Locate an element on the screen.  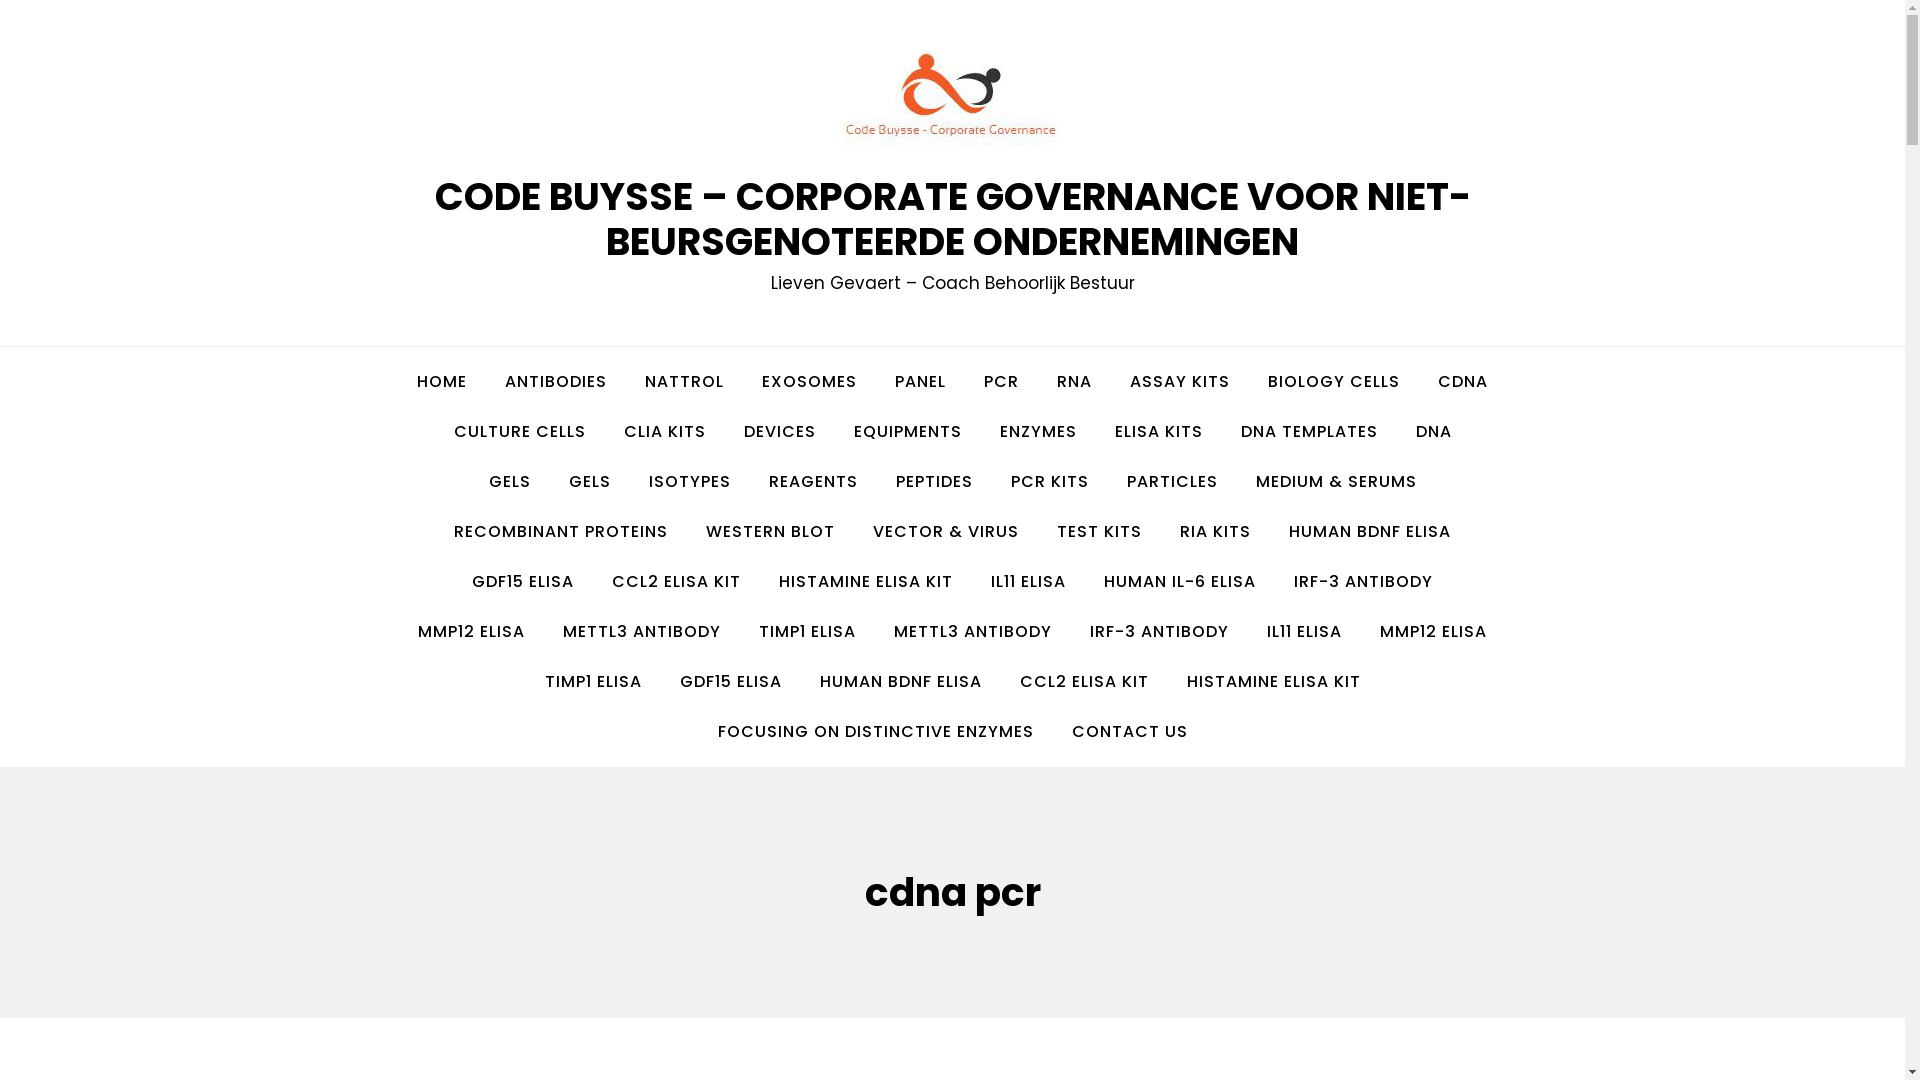
'ISOTYPES' is located at coordinates (631, 482).